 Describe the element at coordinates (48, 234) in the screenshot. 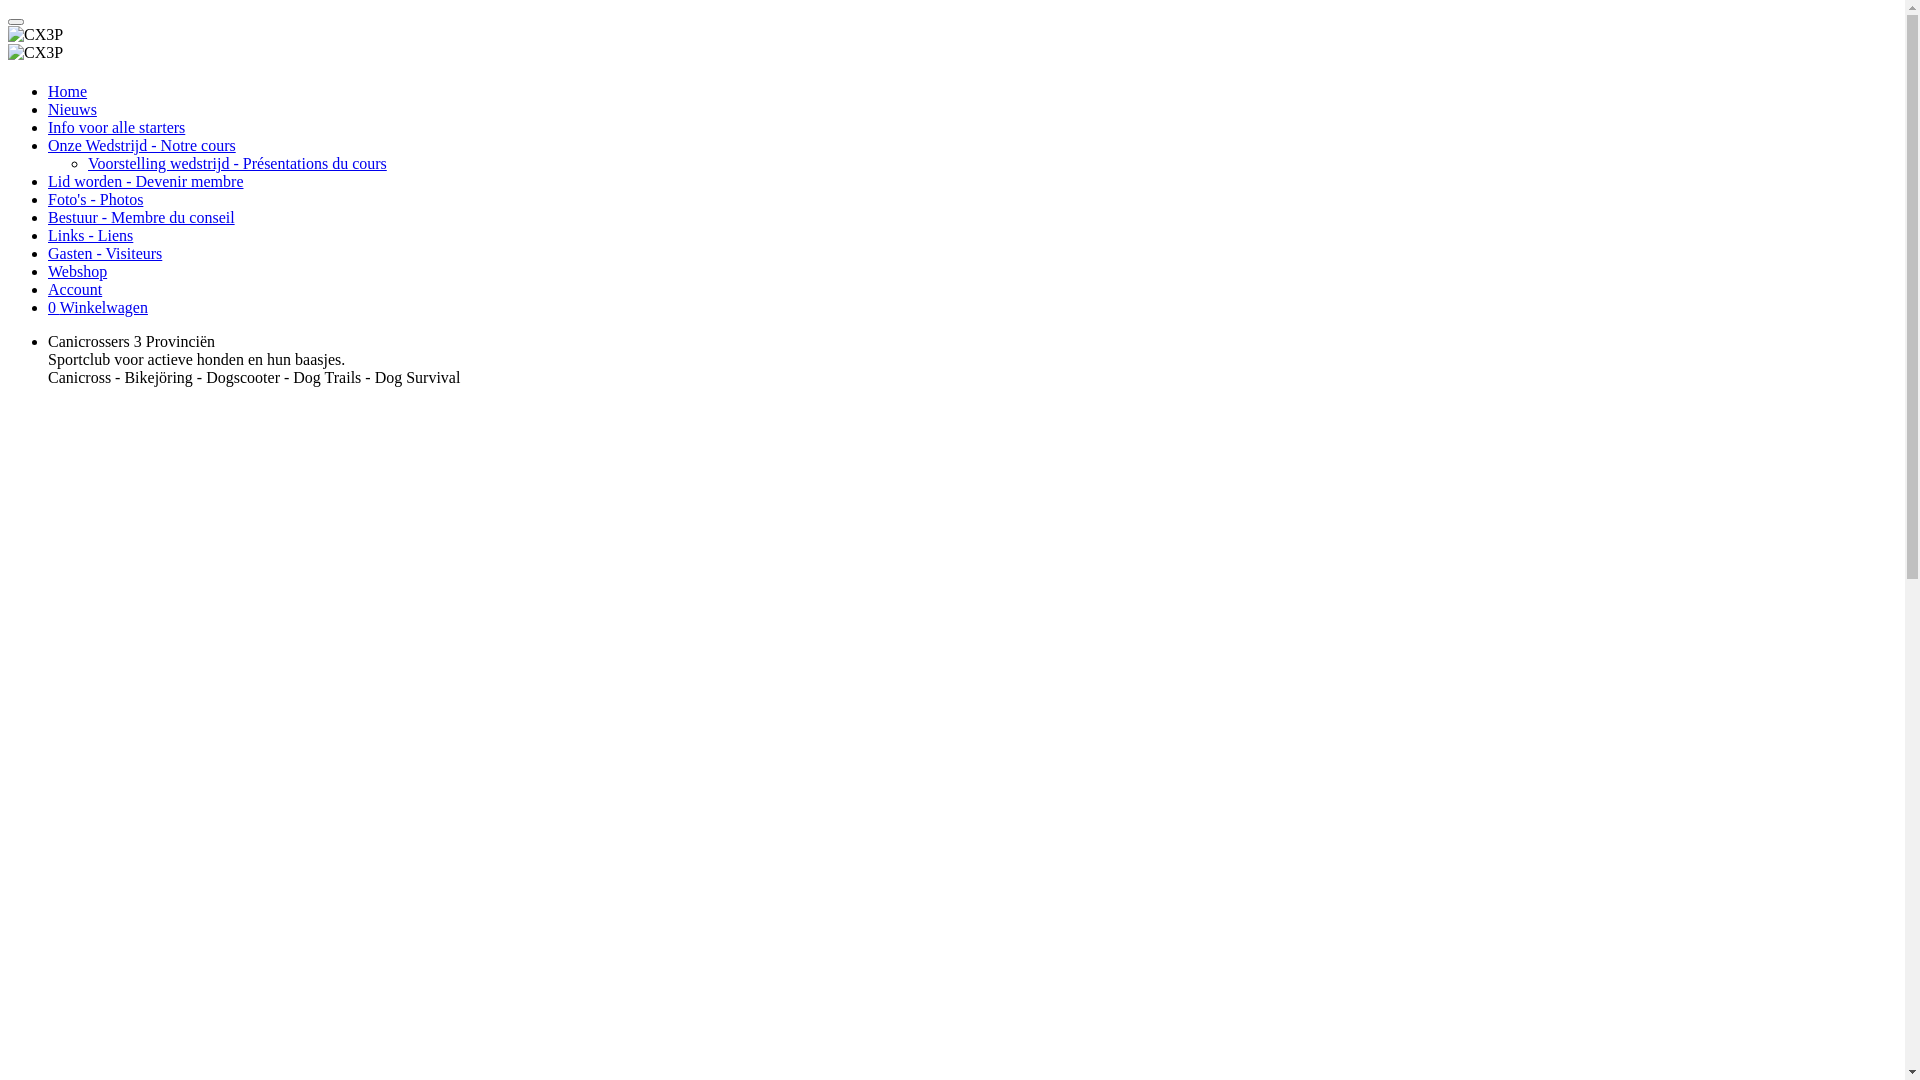

I see `'Links - Liens'` at that location.